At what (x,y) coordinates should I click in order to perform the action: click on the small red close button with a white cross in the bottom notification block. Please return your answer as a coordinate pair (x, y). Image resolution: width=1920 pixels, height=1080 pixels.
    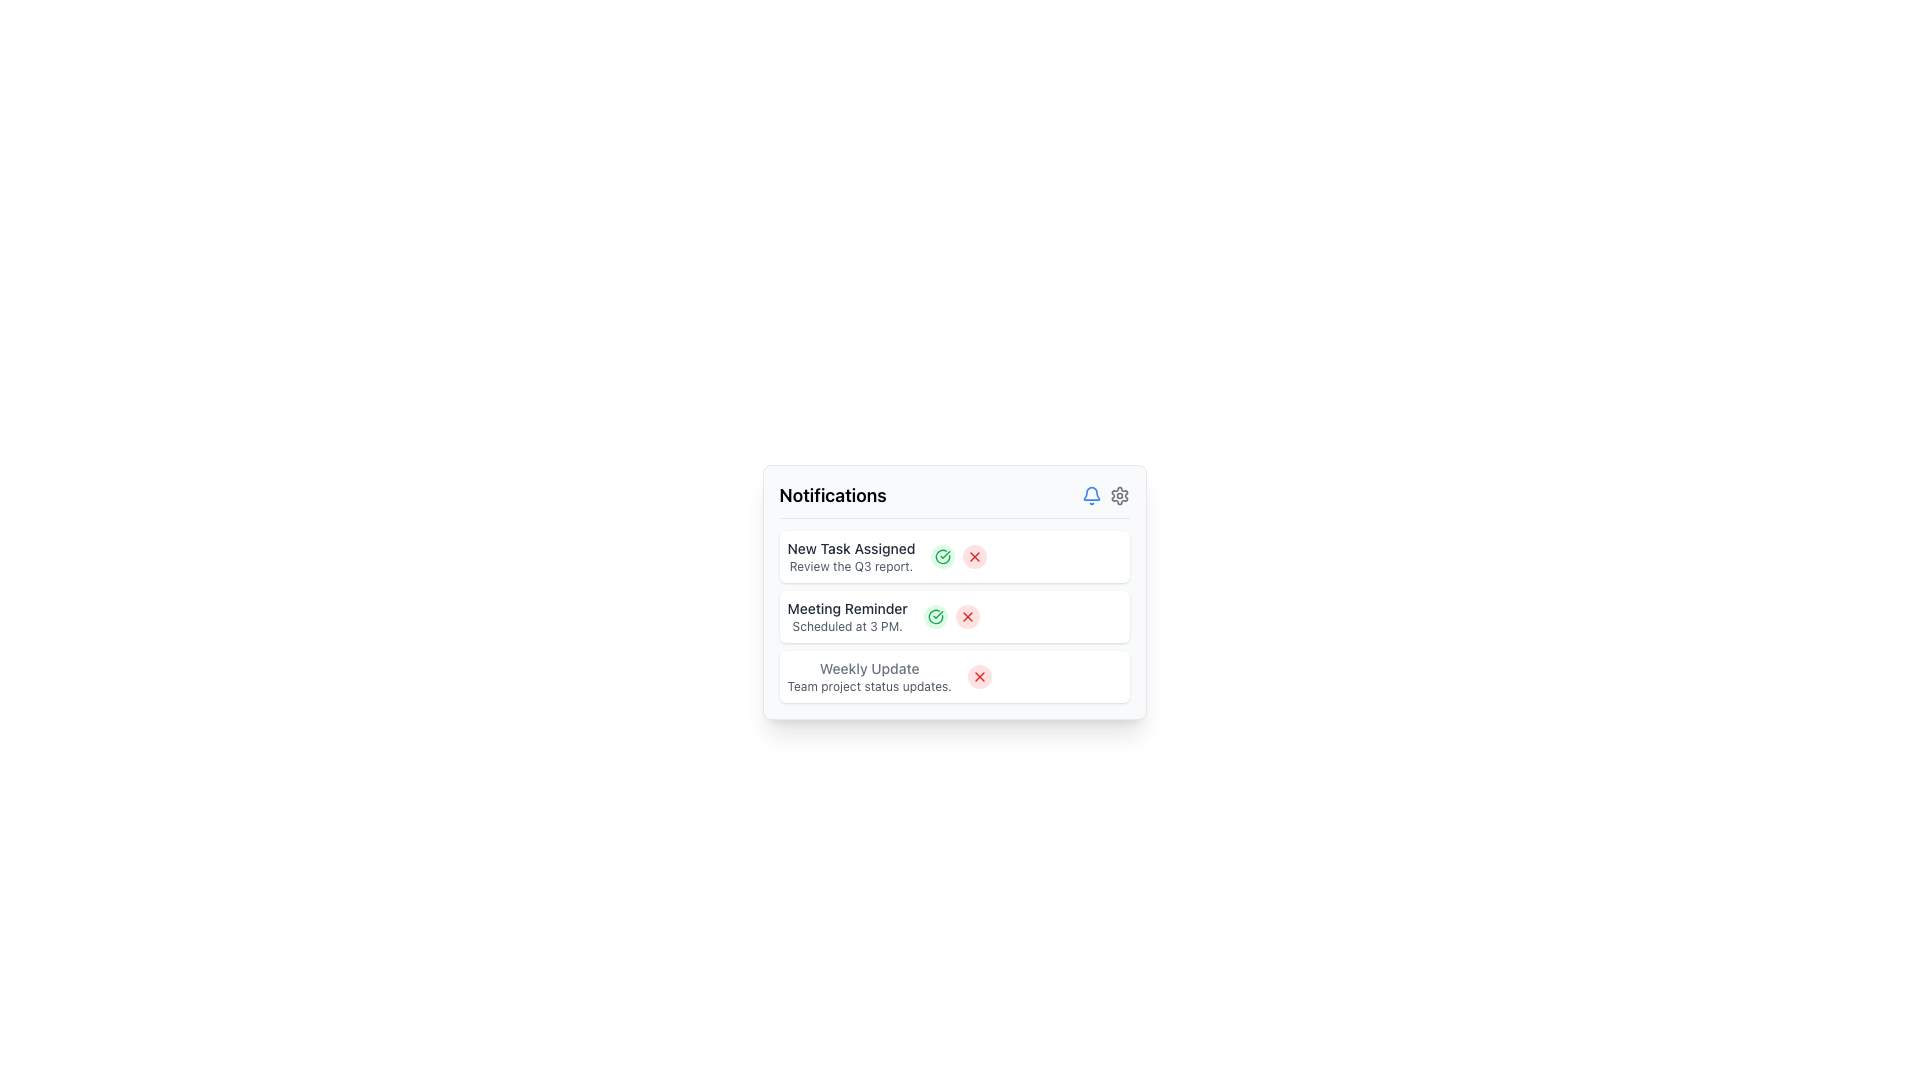
    Looking at the image, I should click on (979, 676).